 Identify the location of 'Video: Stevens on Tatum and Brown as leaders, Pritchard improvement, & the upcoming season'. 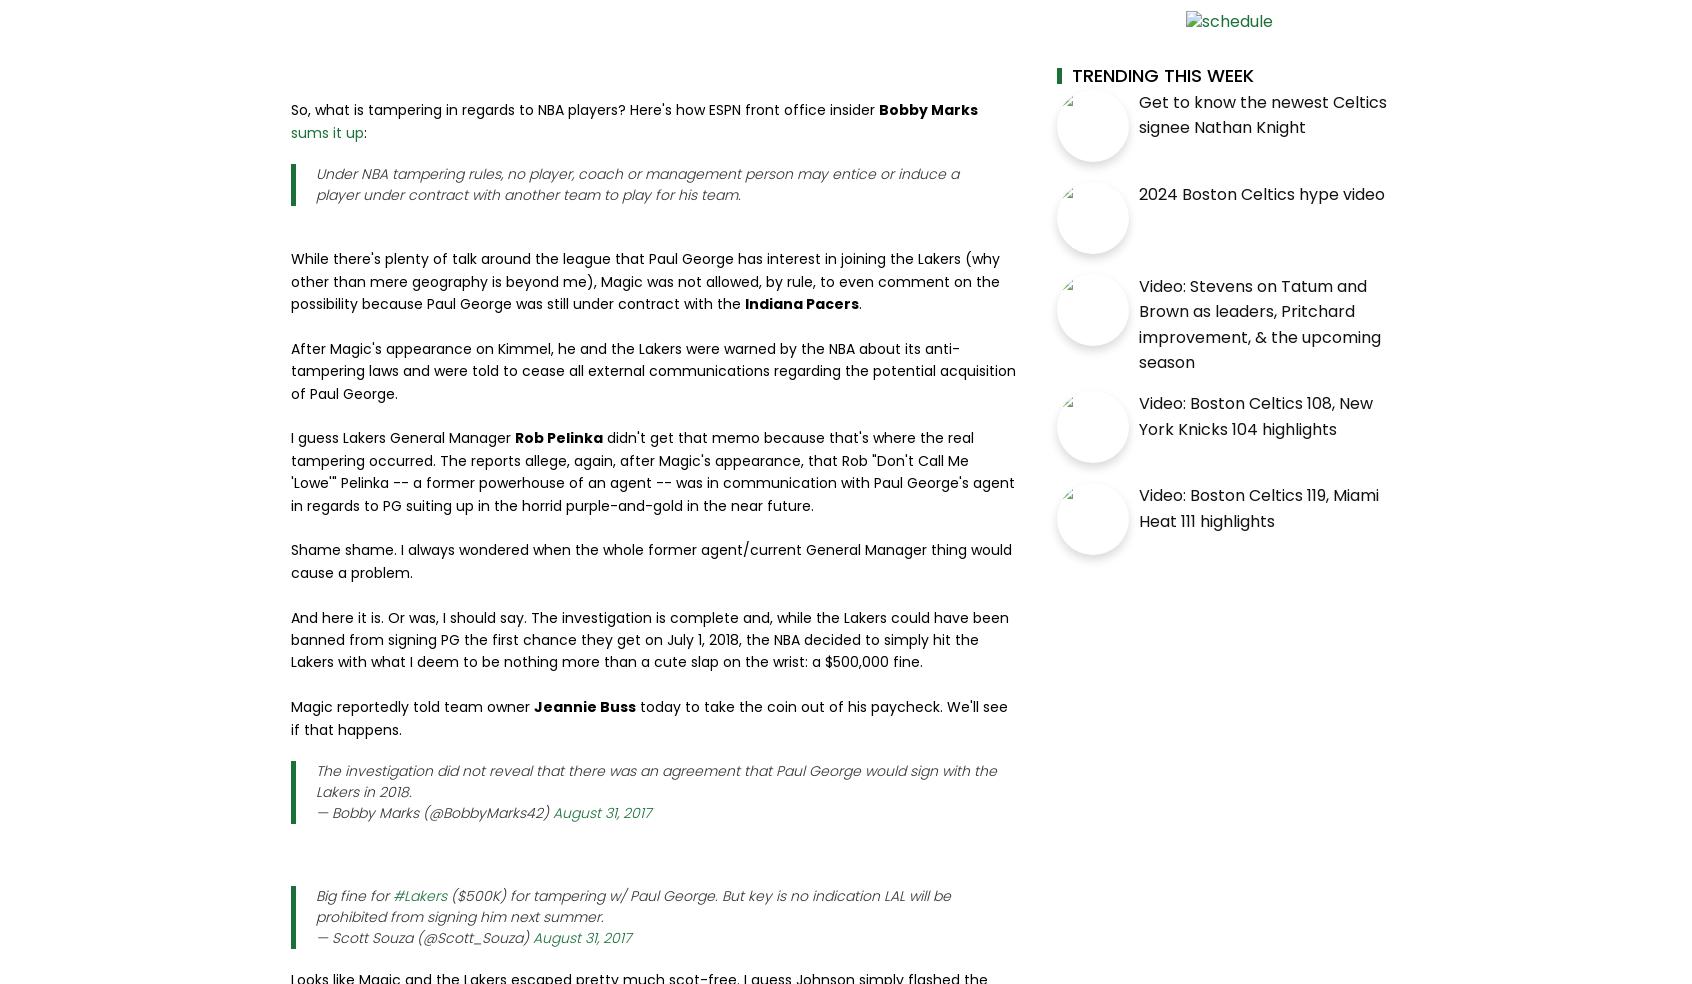
(1260, 323).